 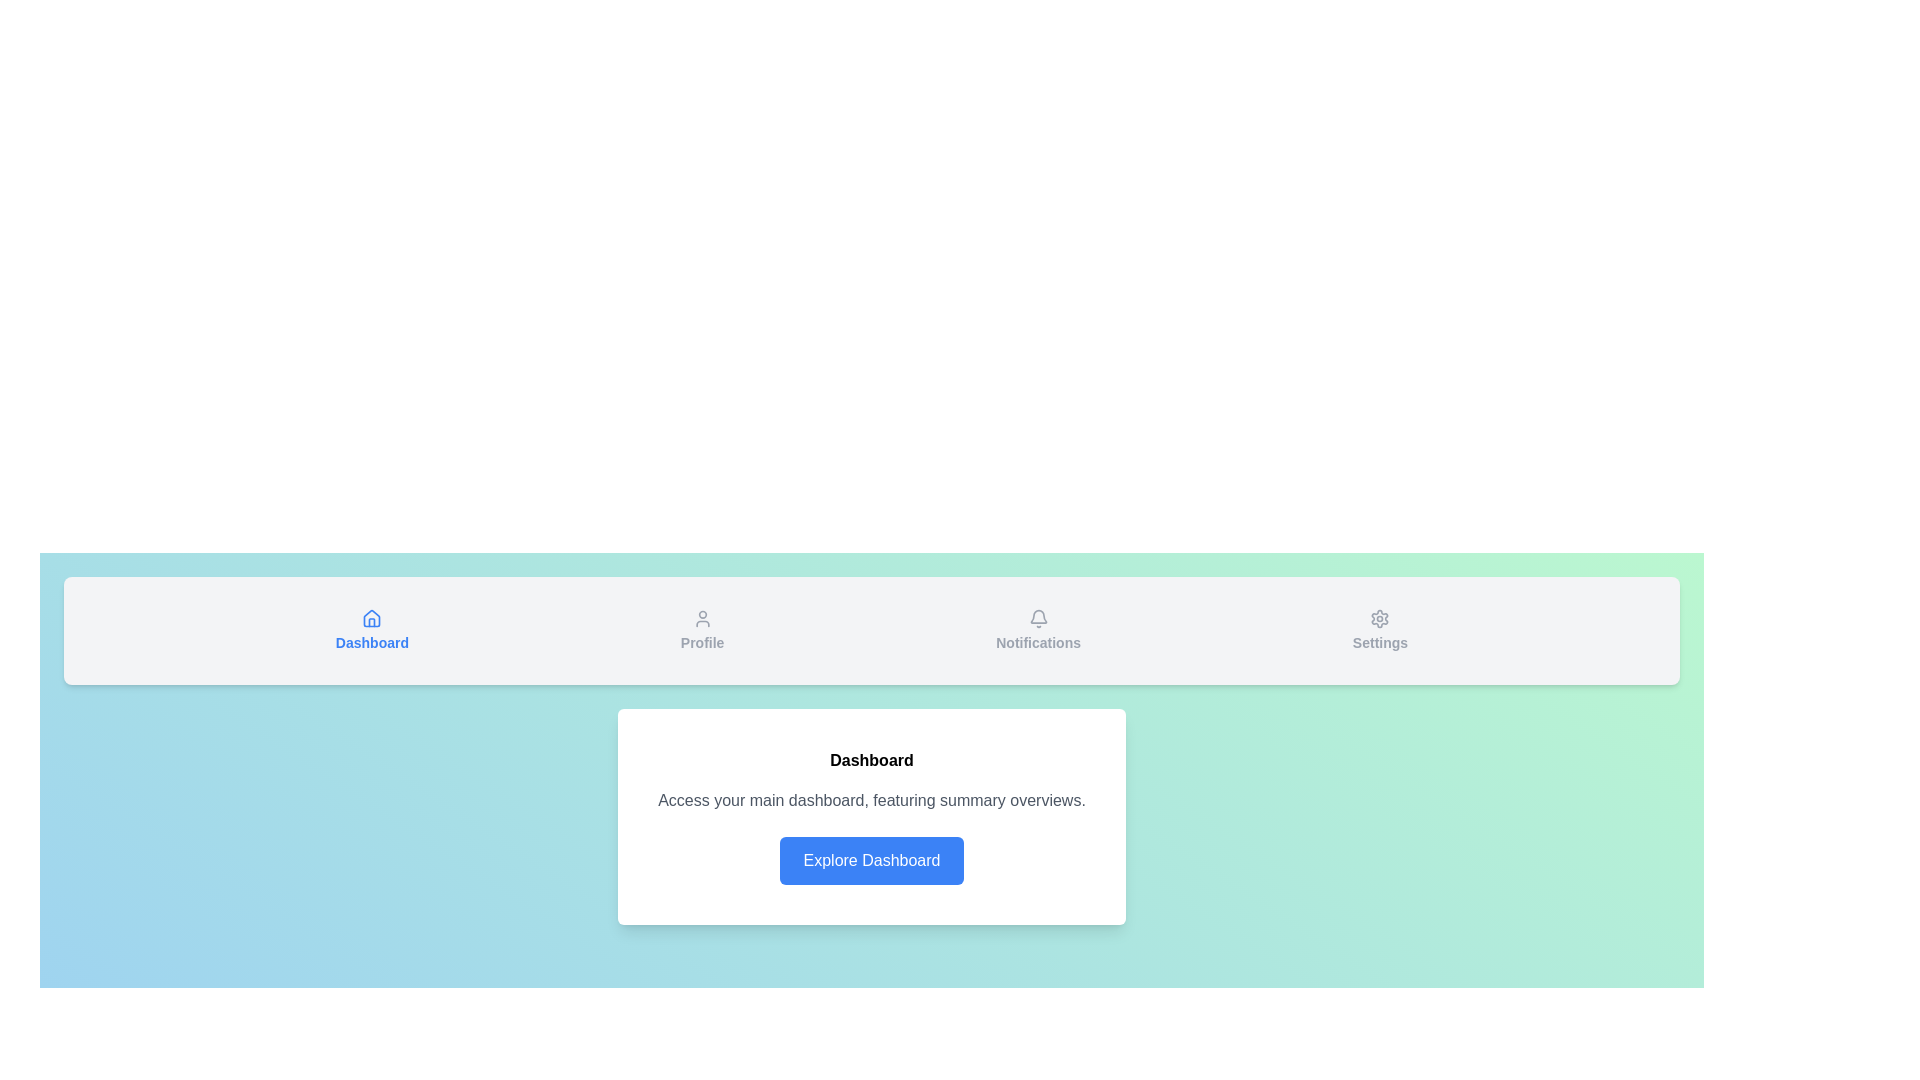 What do you see at coordinates (372, 631) in the screenshot?
I see `the tab labeled Dashboard to see its hover effects` at bounding box center [372, 631].